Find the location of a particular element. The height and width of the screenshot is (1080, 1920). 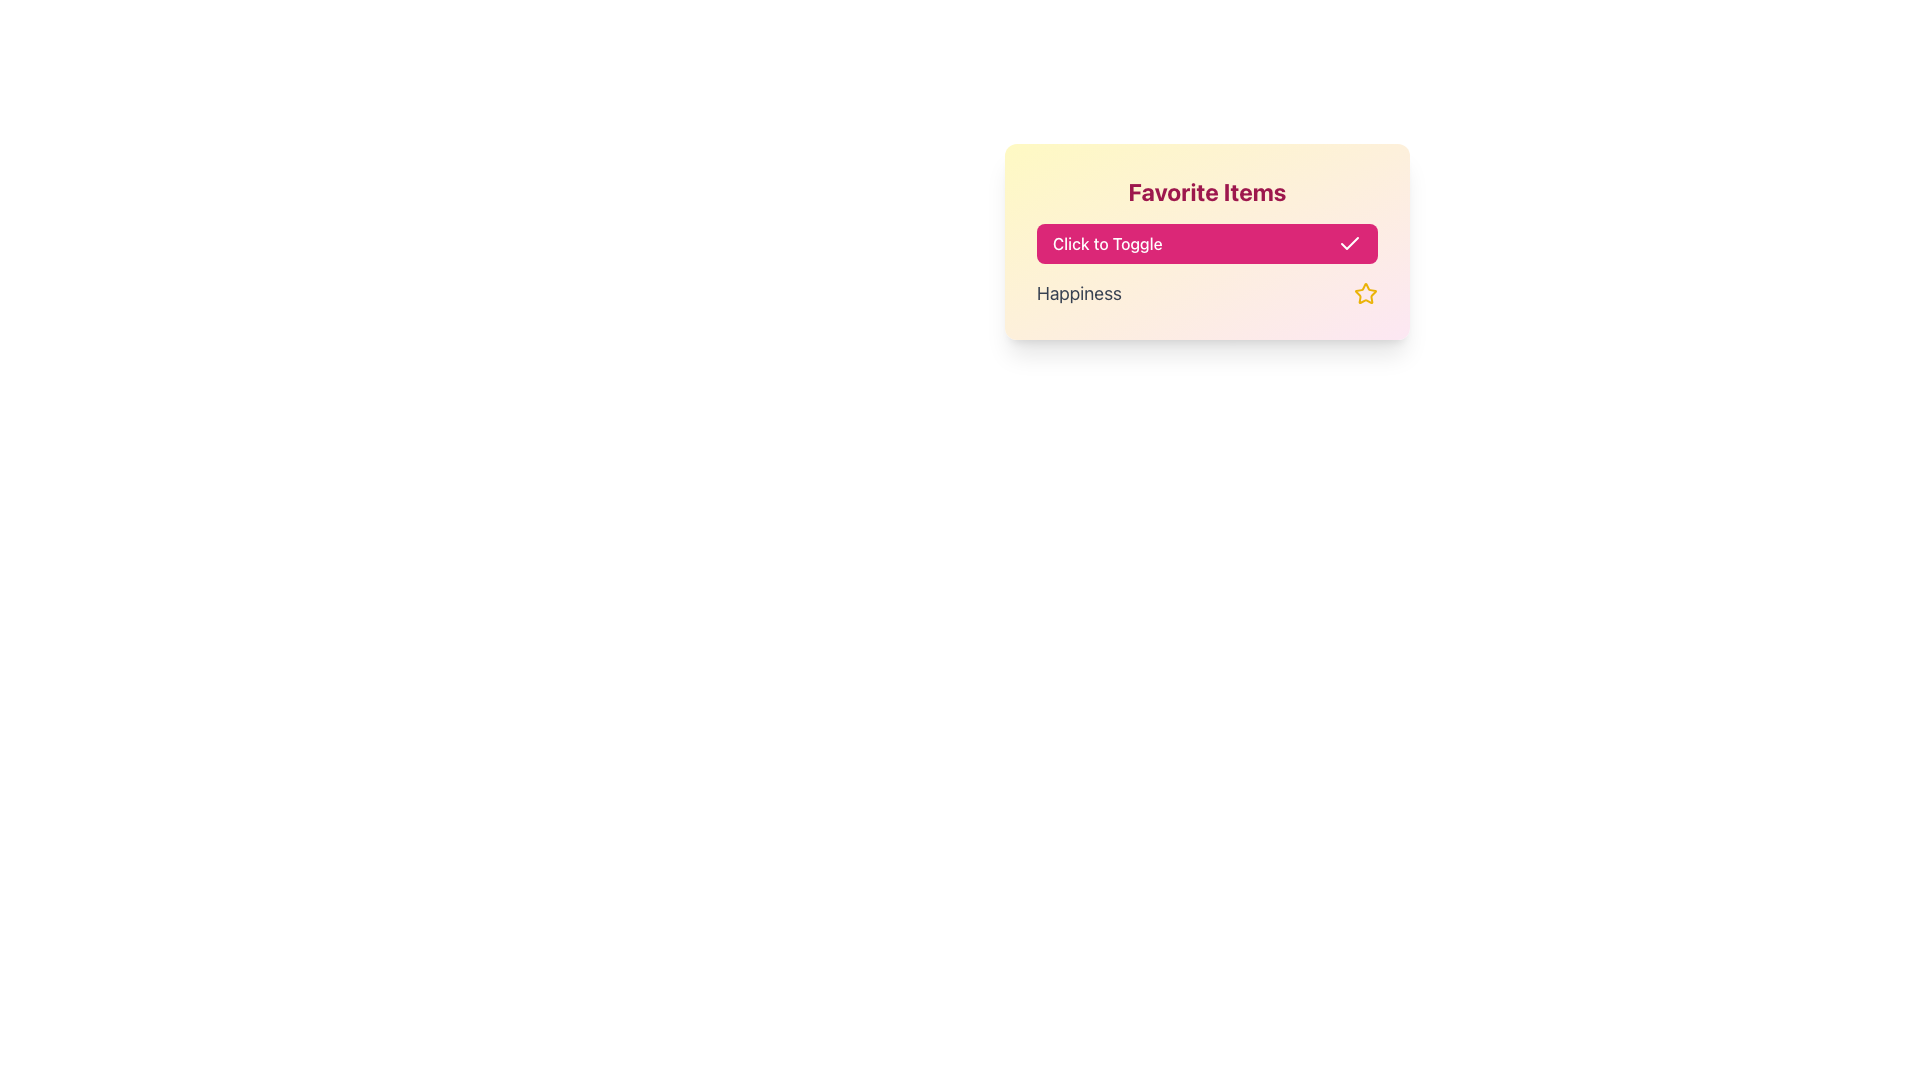

the text label 'Happiness' is located at coordinates (1078, 293).